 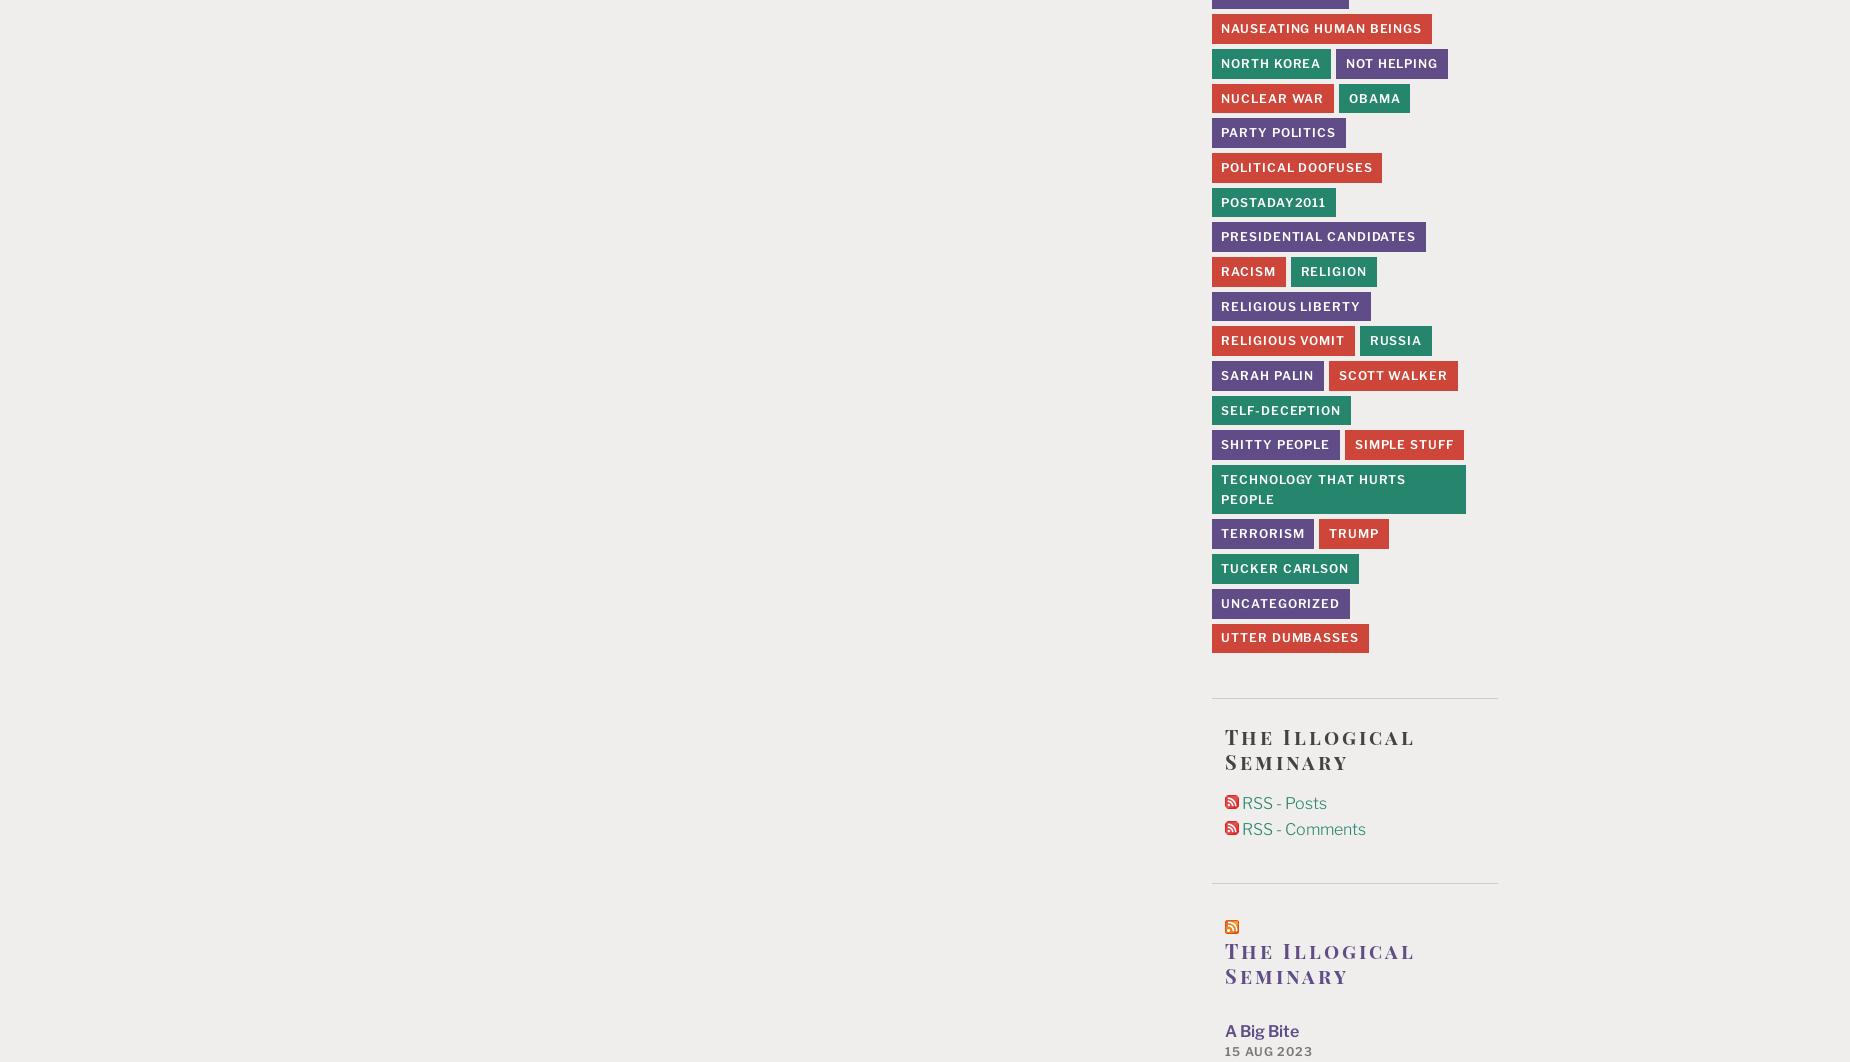 What do you see at coordinates (1271, 97) in the screenshot?
I see `'Nuclear War'` at bounding box center [1271, 97].